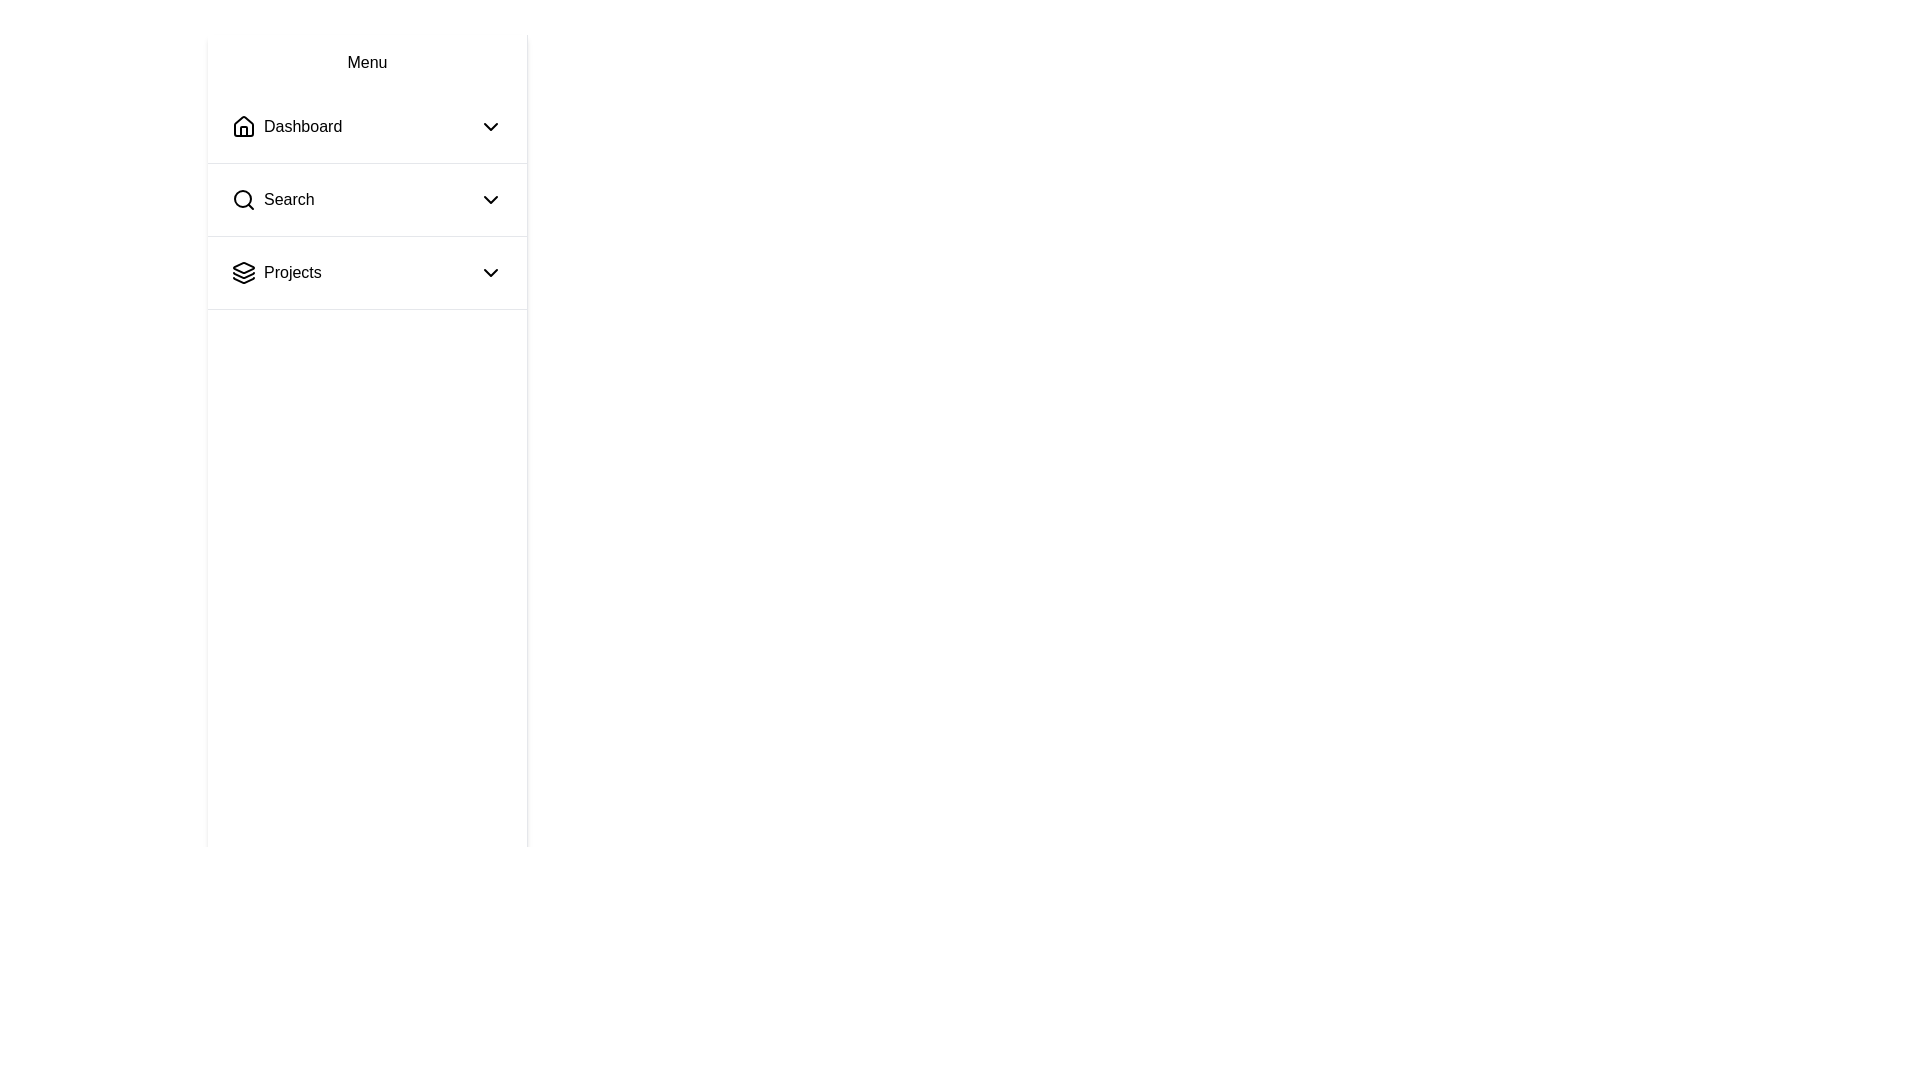 This screenshot has height=1080, width=1920. Describe the element at coordinates (286, 127) in the screenshot. I see `the first menu item in the vertical list under the 'Menu' label` at that location.